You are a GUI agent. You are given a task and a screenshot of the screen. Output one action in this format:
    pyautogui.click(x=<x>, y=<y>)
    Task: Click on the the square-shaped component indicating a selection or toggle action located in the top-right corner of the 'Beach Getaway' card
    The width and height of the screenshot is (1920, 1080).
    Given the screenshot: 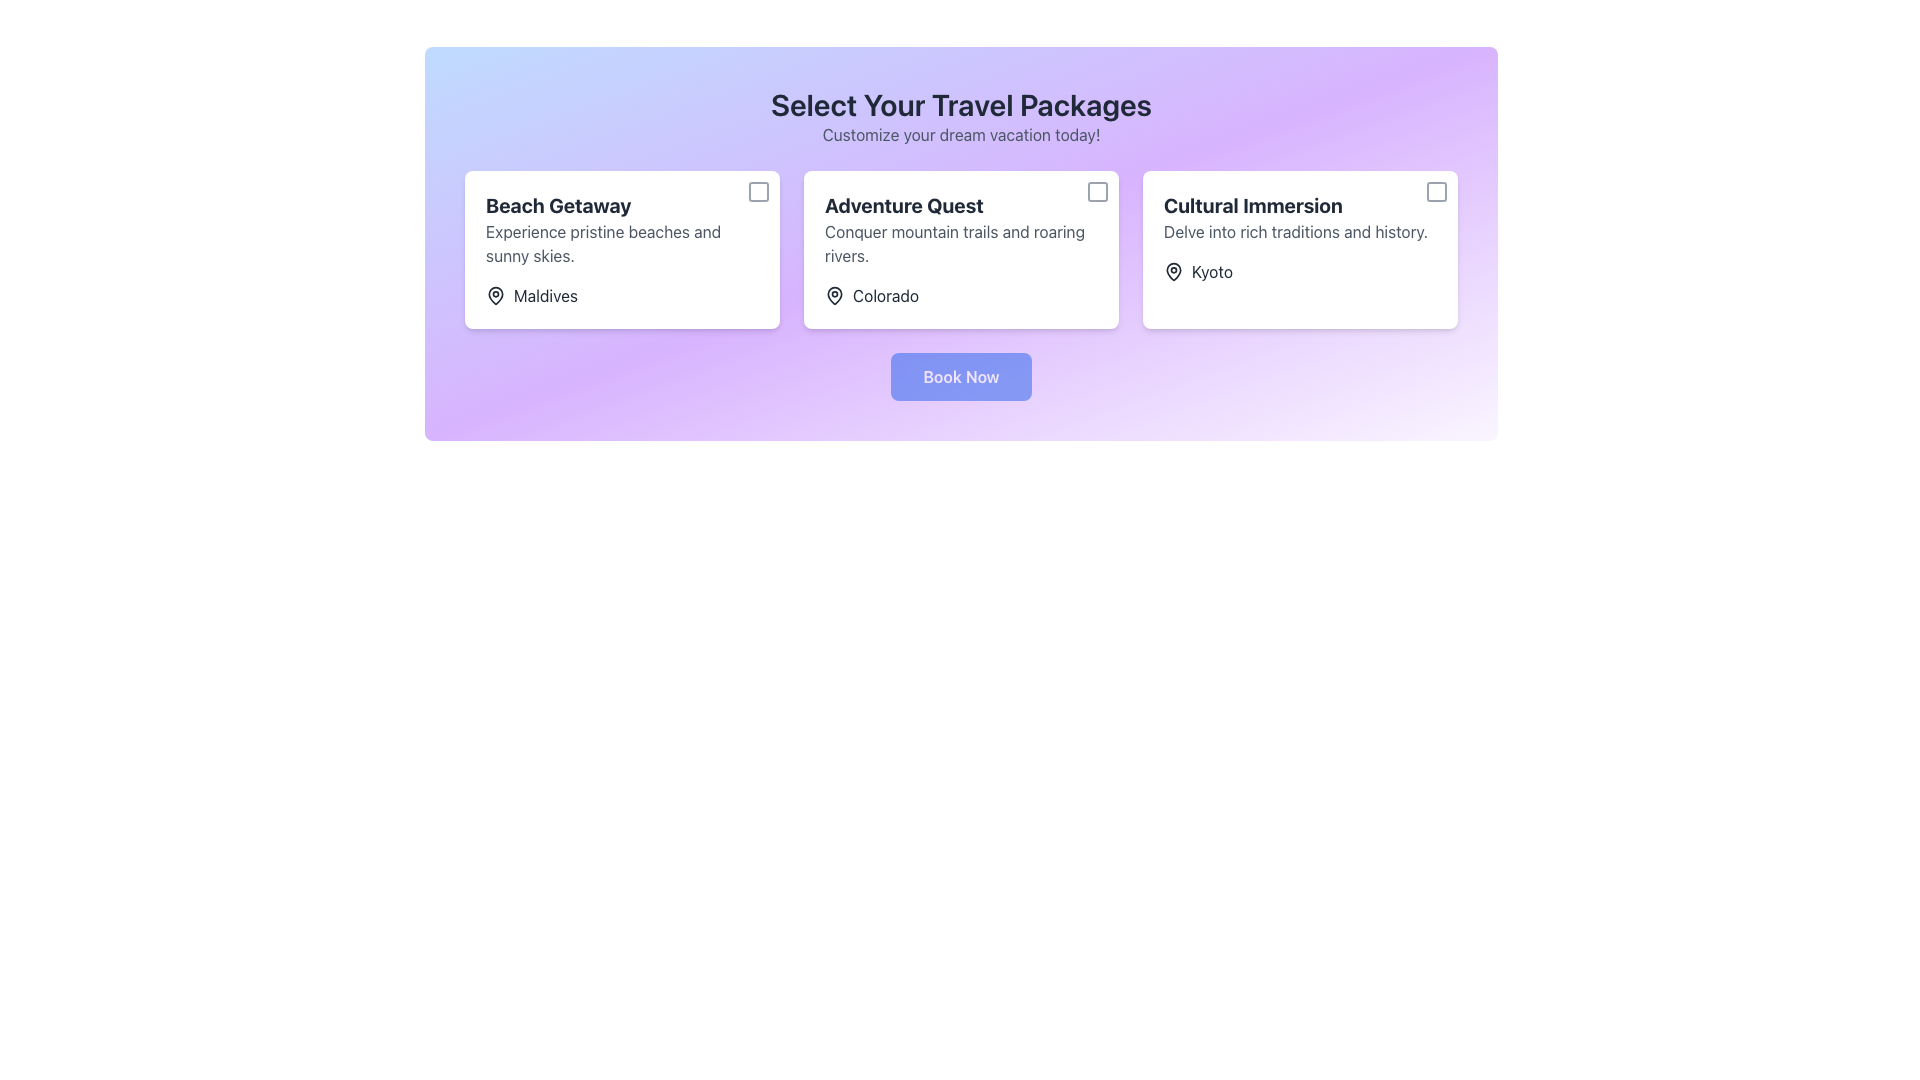 What is the action you would take?
    pyautogui.click(x=757, y=192)
    